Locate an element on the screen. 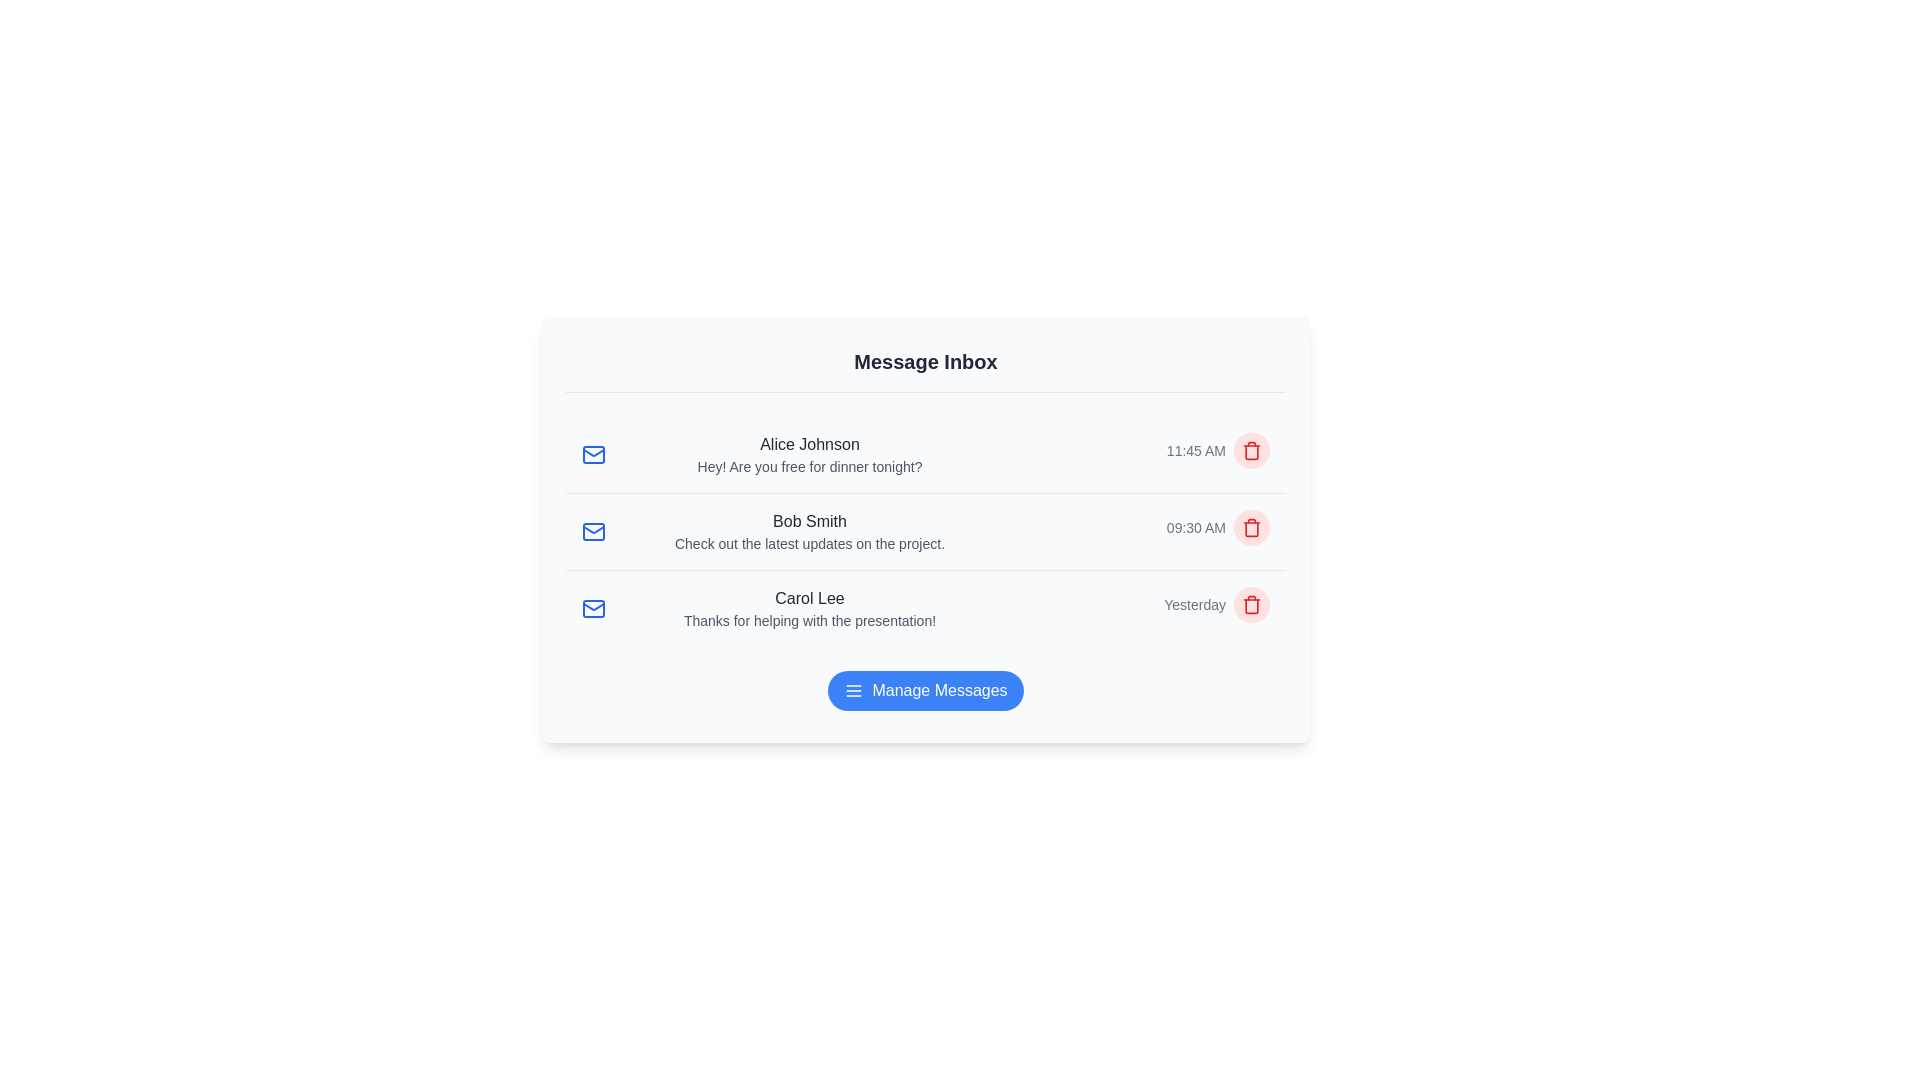  the delete button for the message from Bob Smith is located at coordinates (1251, 527).